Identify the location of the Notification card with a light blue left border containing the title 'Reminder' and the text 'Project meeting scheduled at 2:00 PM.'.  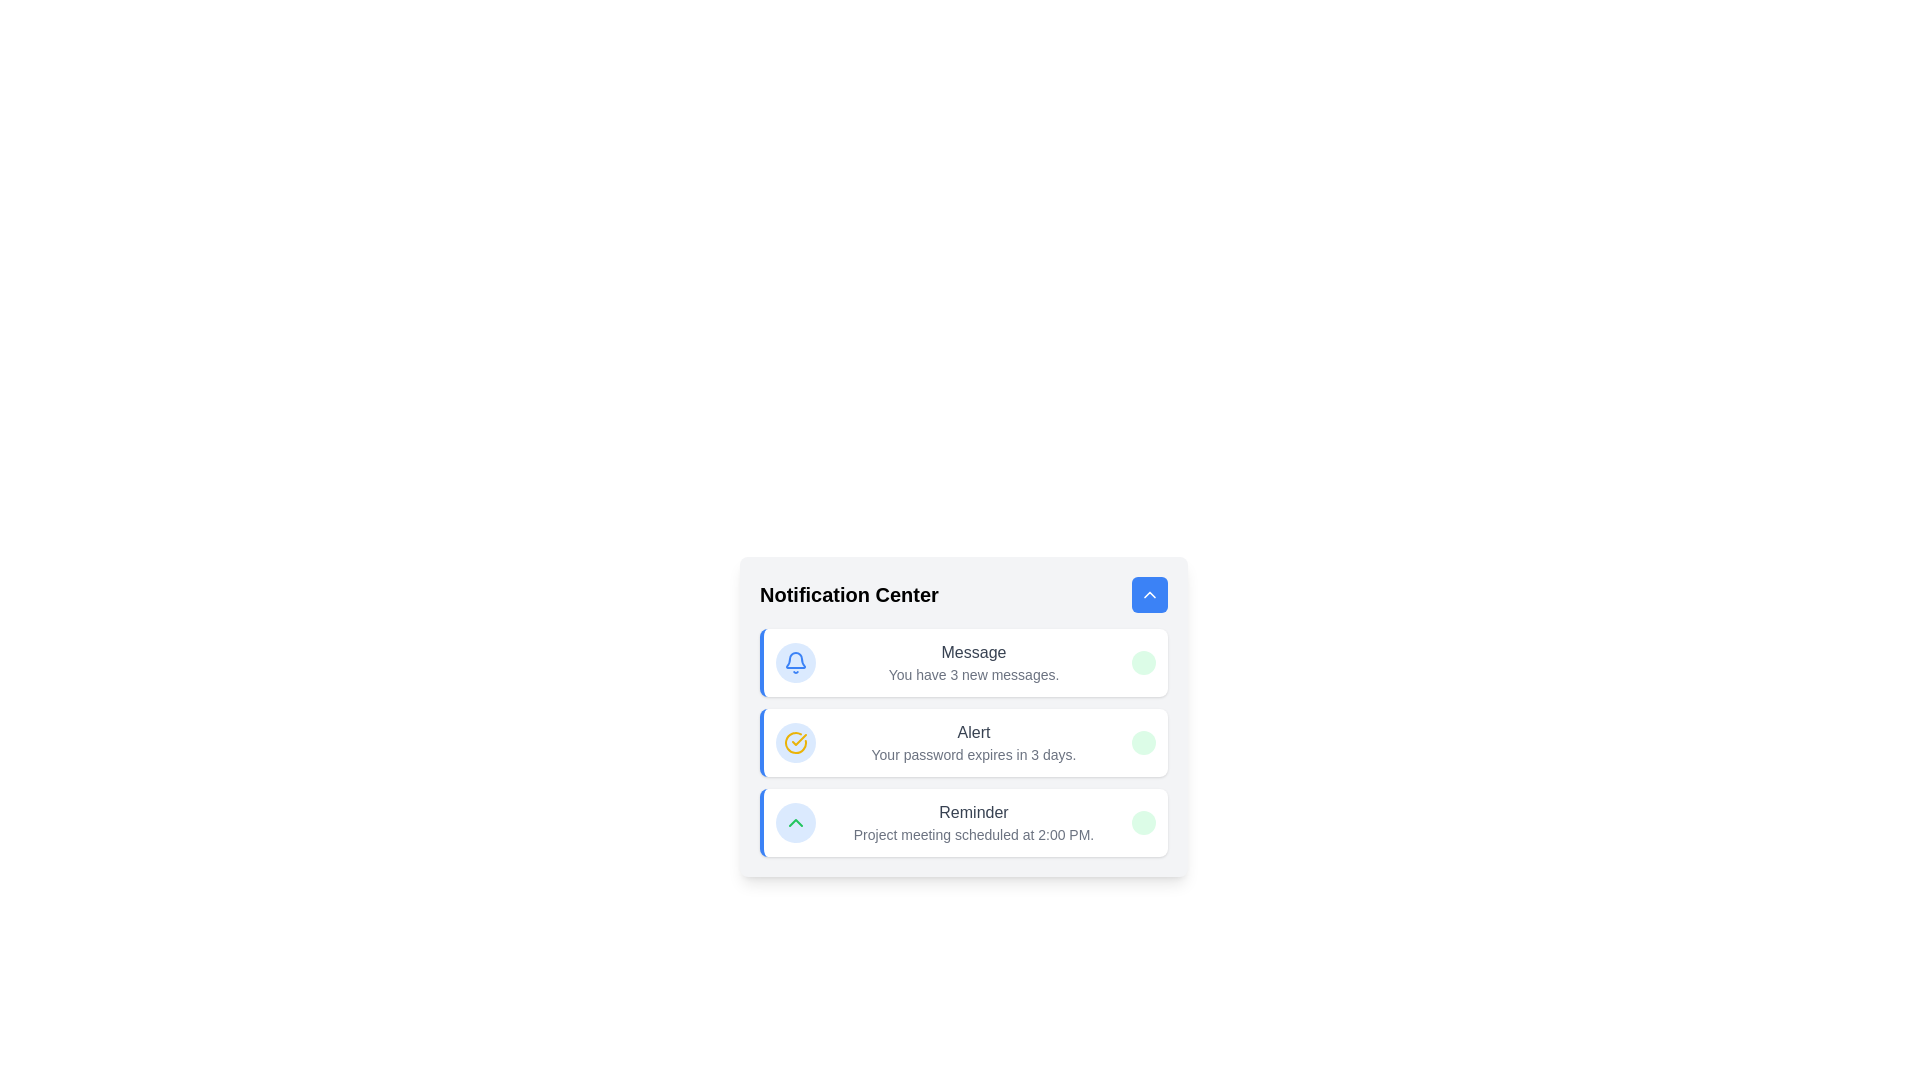
(964, 822).